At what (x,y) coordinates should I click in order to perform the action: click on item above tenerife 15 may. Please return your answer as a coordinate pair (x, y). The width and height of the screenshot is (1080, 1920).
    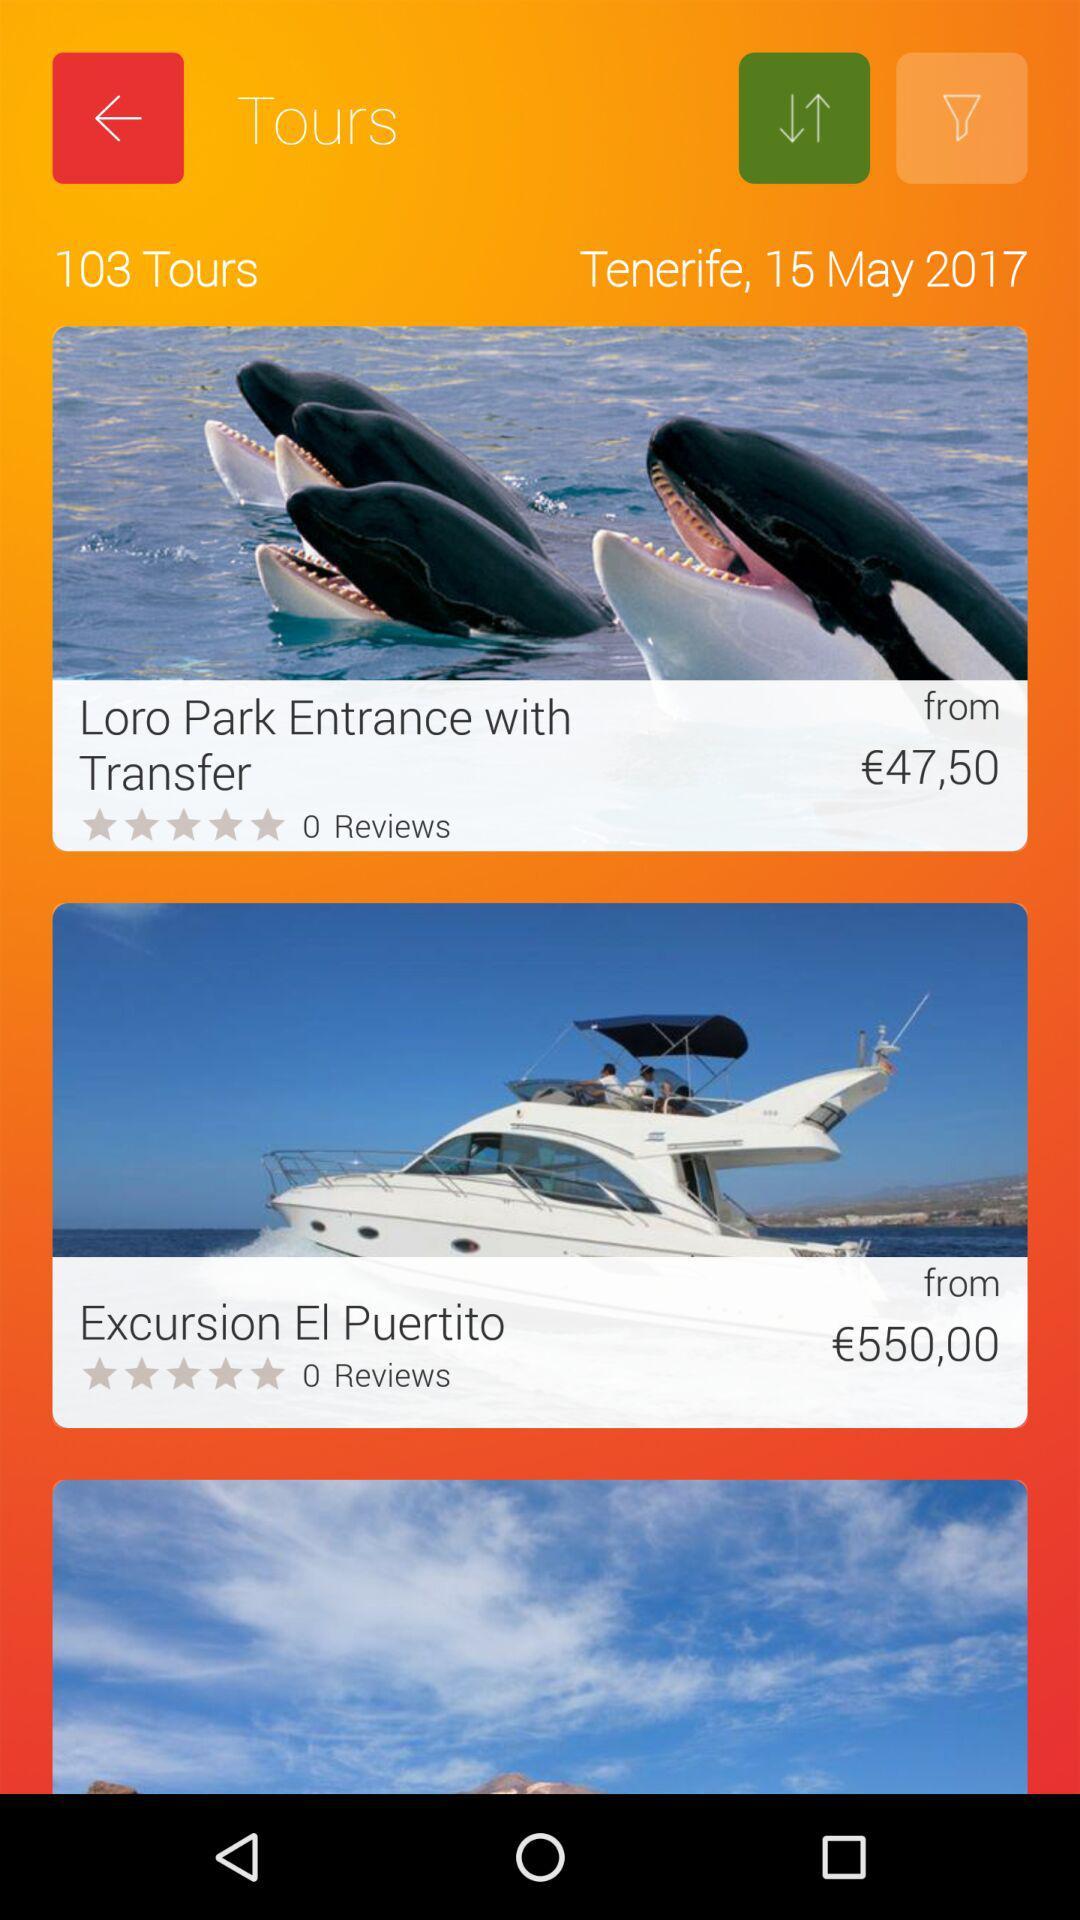
    Looking at the image, I should click on (803, 117).